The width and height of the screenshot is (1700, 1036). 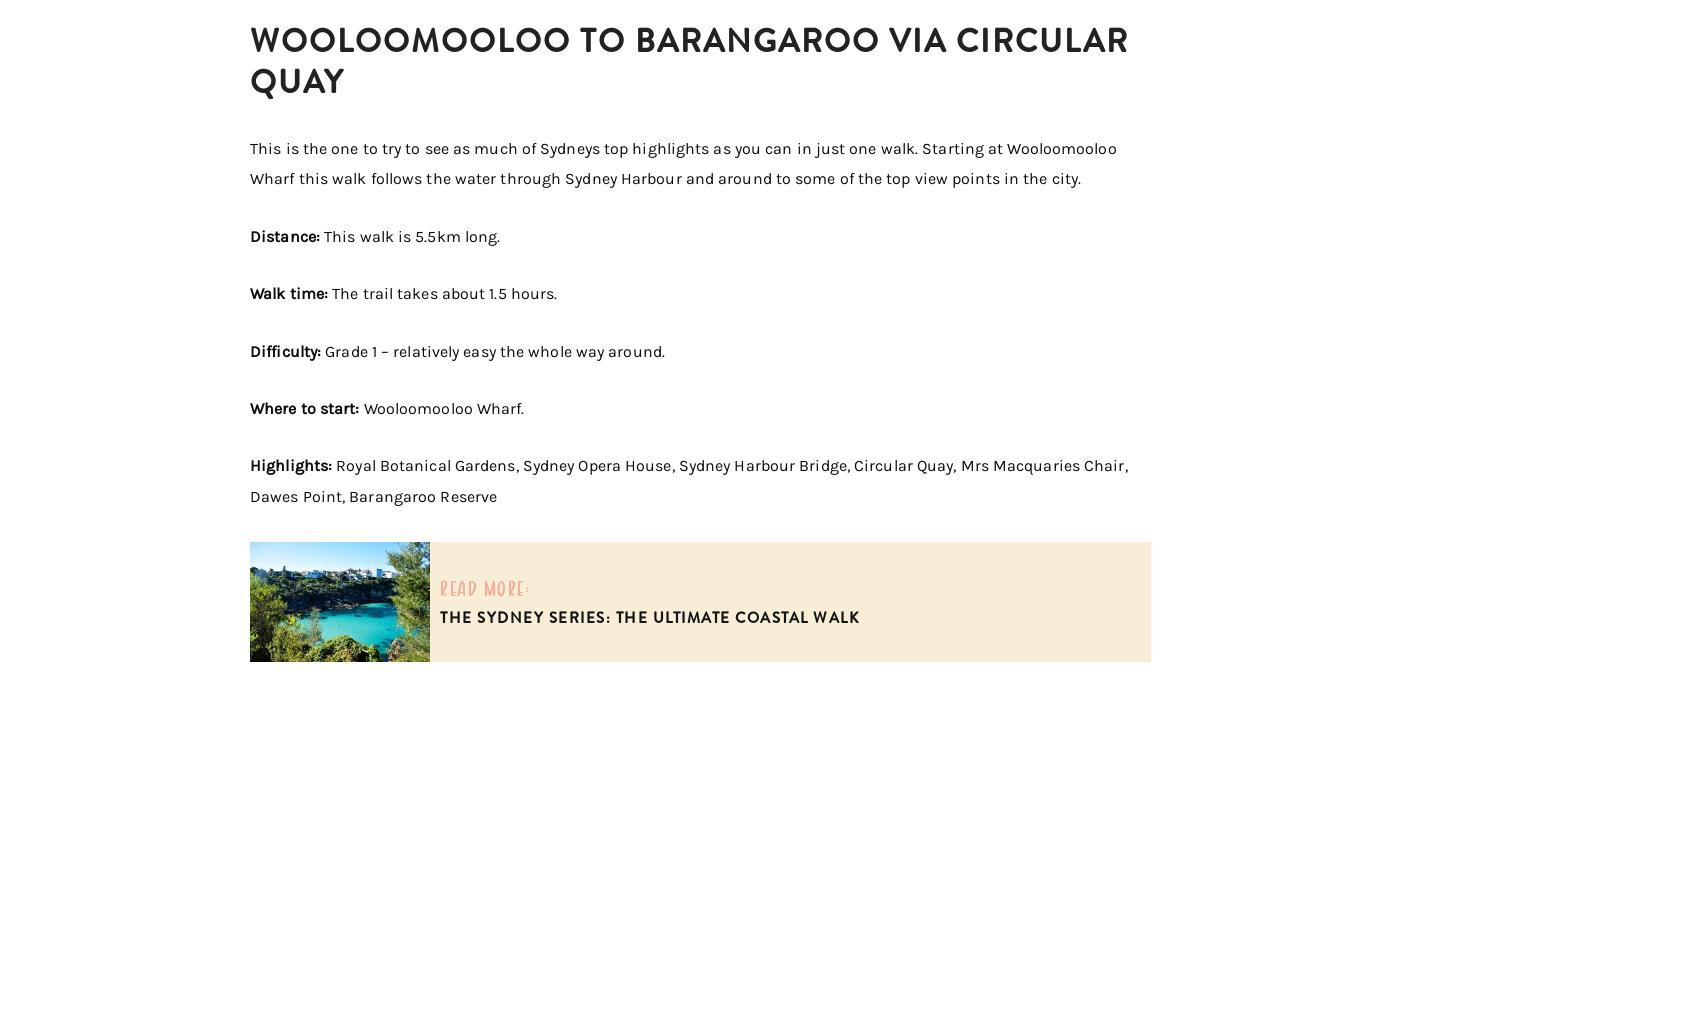 I want to click on 'This walk is 5.5km long.', so click(x=411, y=235).